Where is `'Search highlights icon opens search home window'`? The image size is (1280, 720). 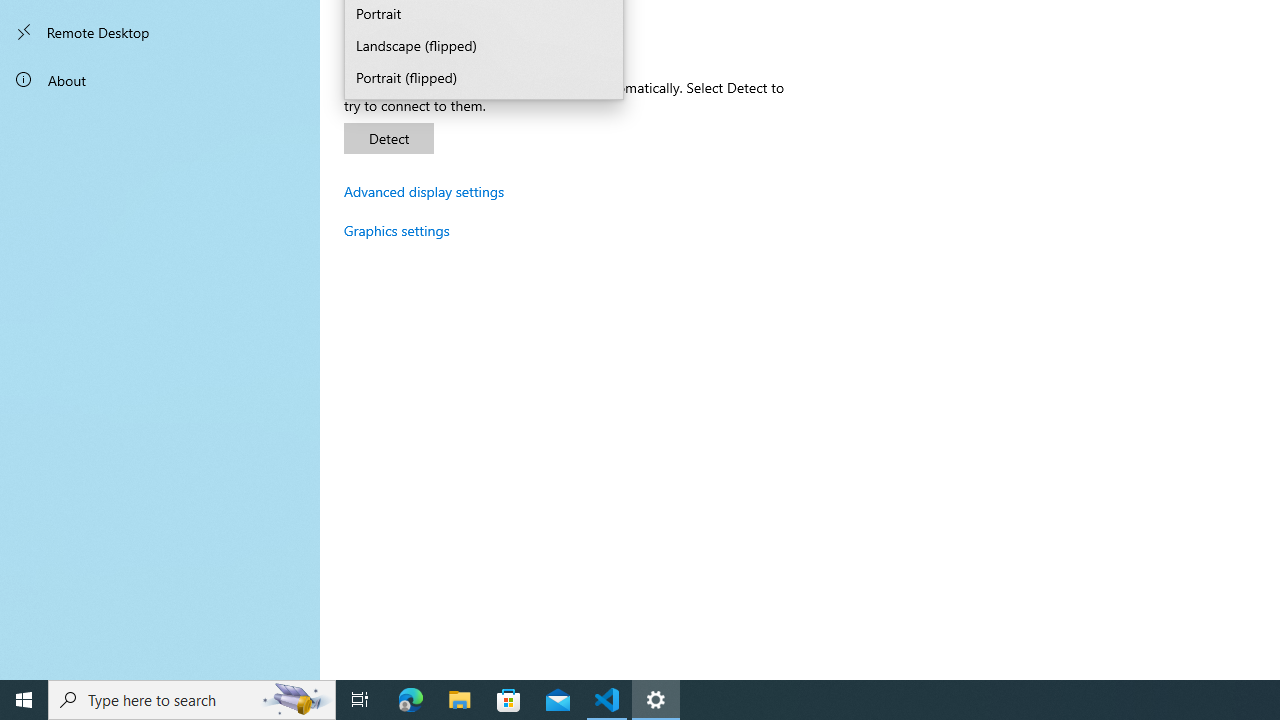
'Search highlights icon opens search home window' is located at coordinates (294, 698).